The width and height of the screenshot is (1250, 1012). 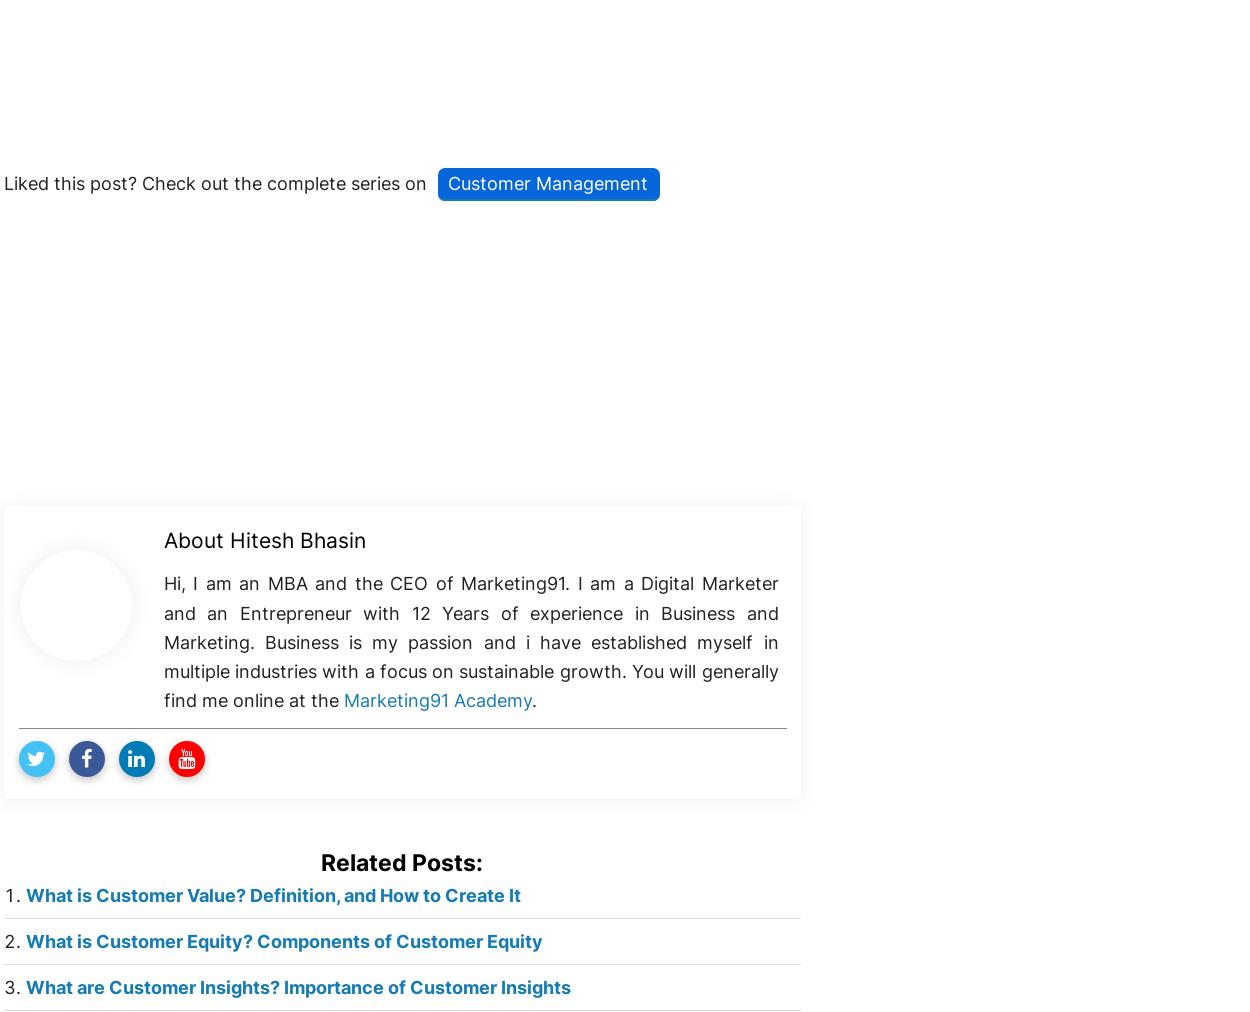 What do you see at coordinates (297, 539) in the screenshot?
I see `'Hitesh Bhasin'` at bounding box center [297, 539].